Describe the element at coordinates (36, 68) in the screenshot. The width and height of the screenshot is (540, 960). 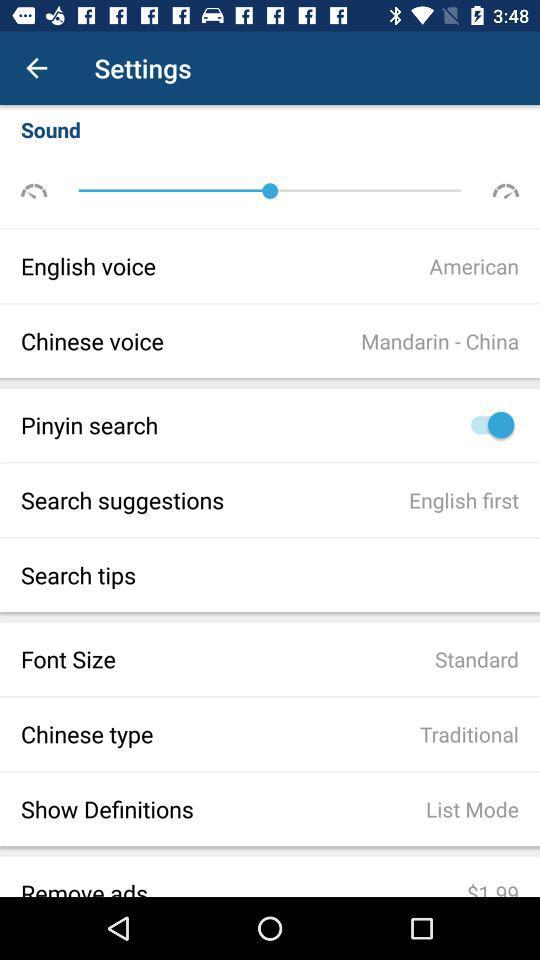
I see `item next to the settings icon` at that location.